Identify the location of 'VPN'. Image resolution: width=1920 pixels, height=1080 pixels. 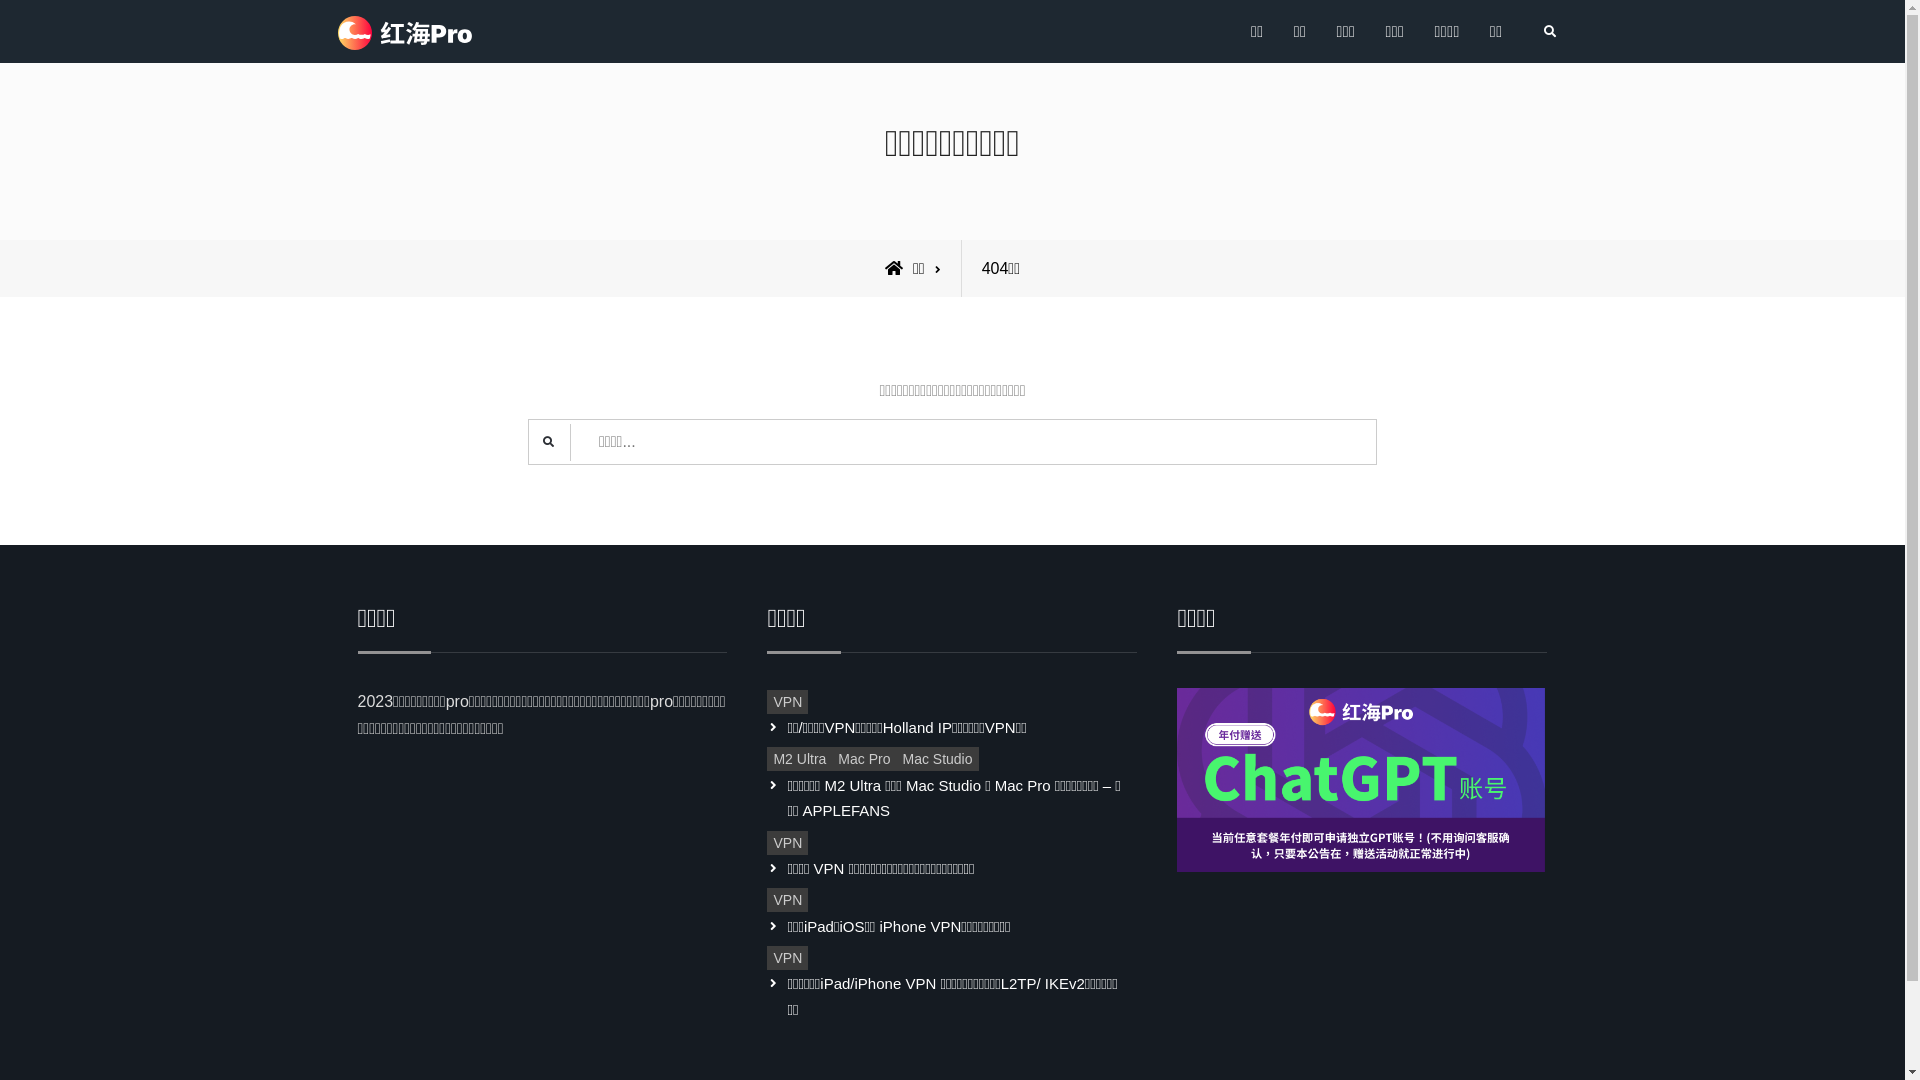
(766, 956).